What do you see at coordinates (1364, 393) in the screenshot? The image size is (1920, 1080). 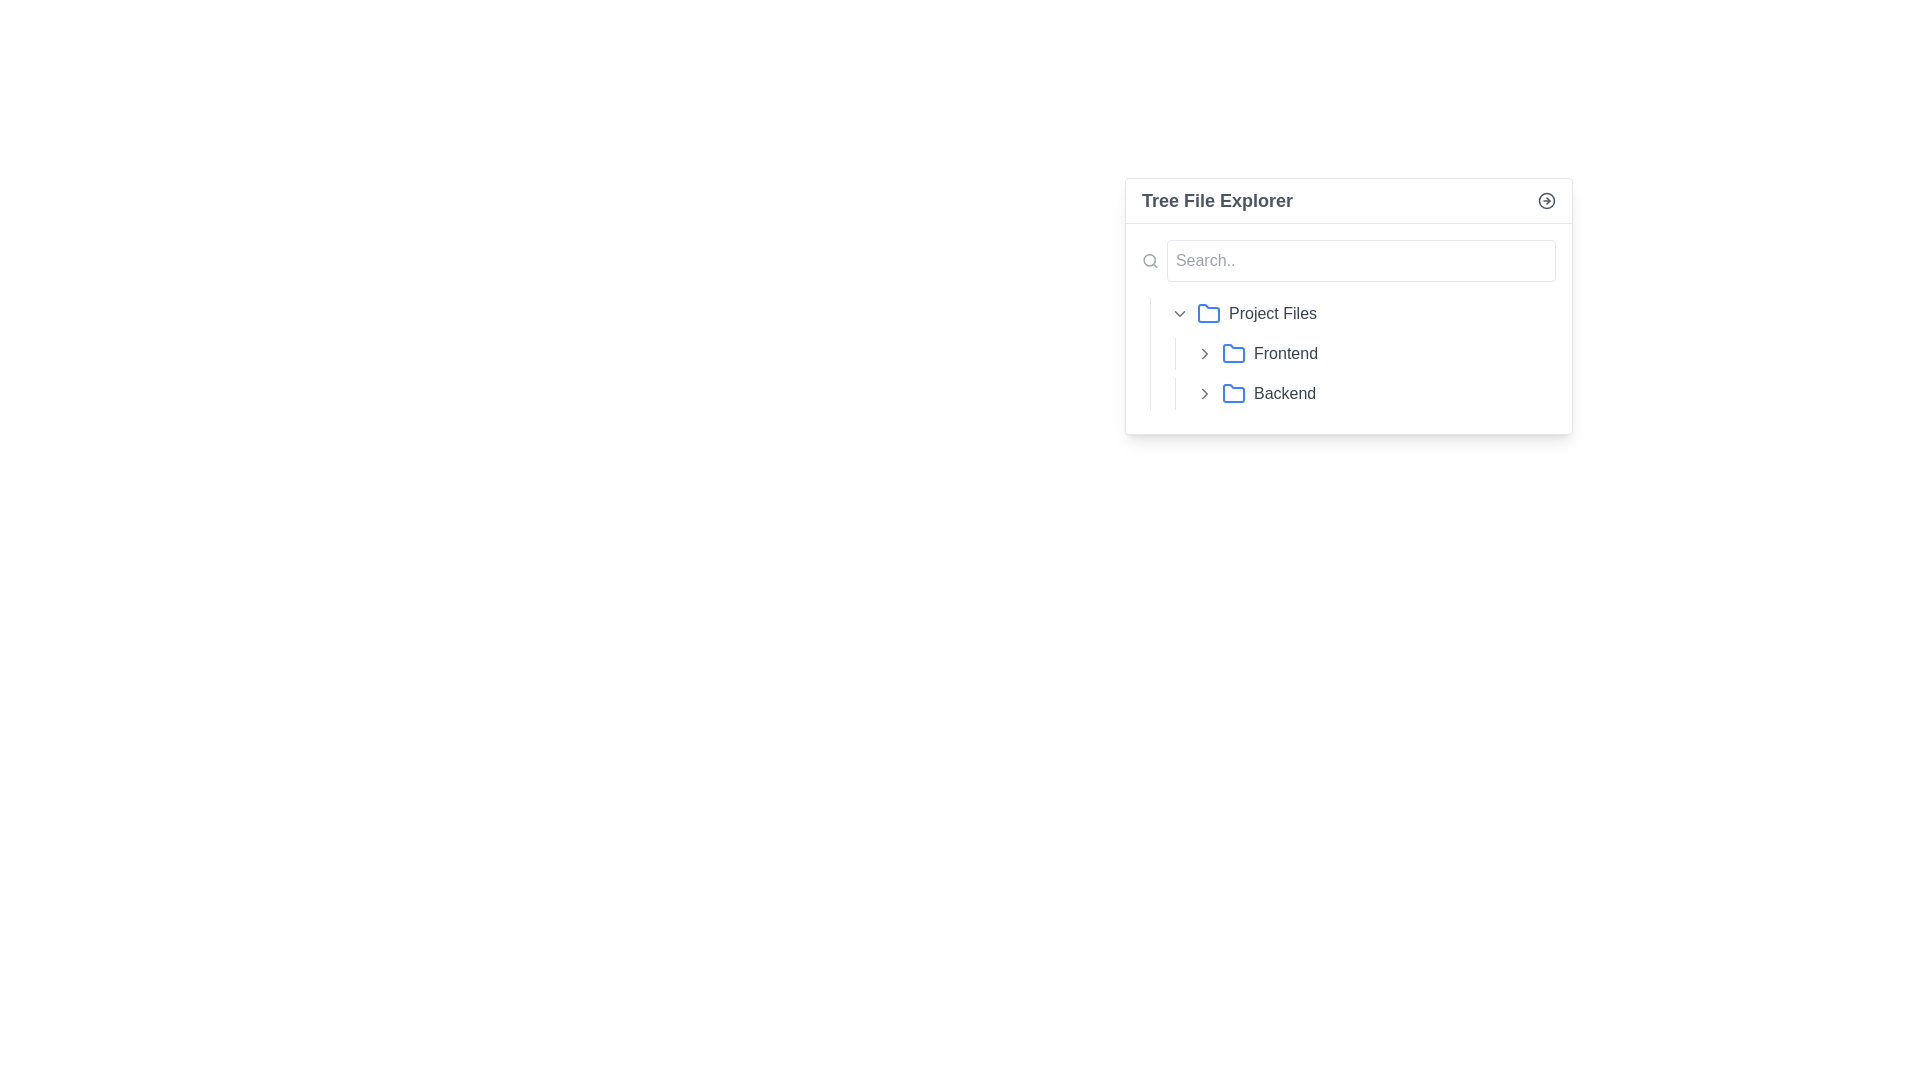 I see `the 'Backend' folder entry in the tree structure of the file explorer` at bounding box center [1364, 393].